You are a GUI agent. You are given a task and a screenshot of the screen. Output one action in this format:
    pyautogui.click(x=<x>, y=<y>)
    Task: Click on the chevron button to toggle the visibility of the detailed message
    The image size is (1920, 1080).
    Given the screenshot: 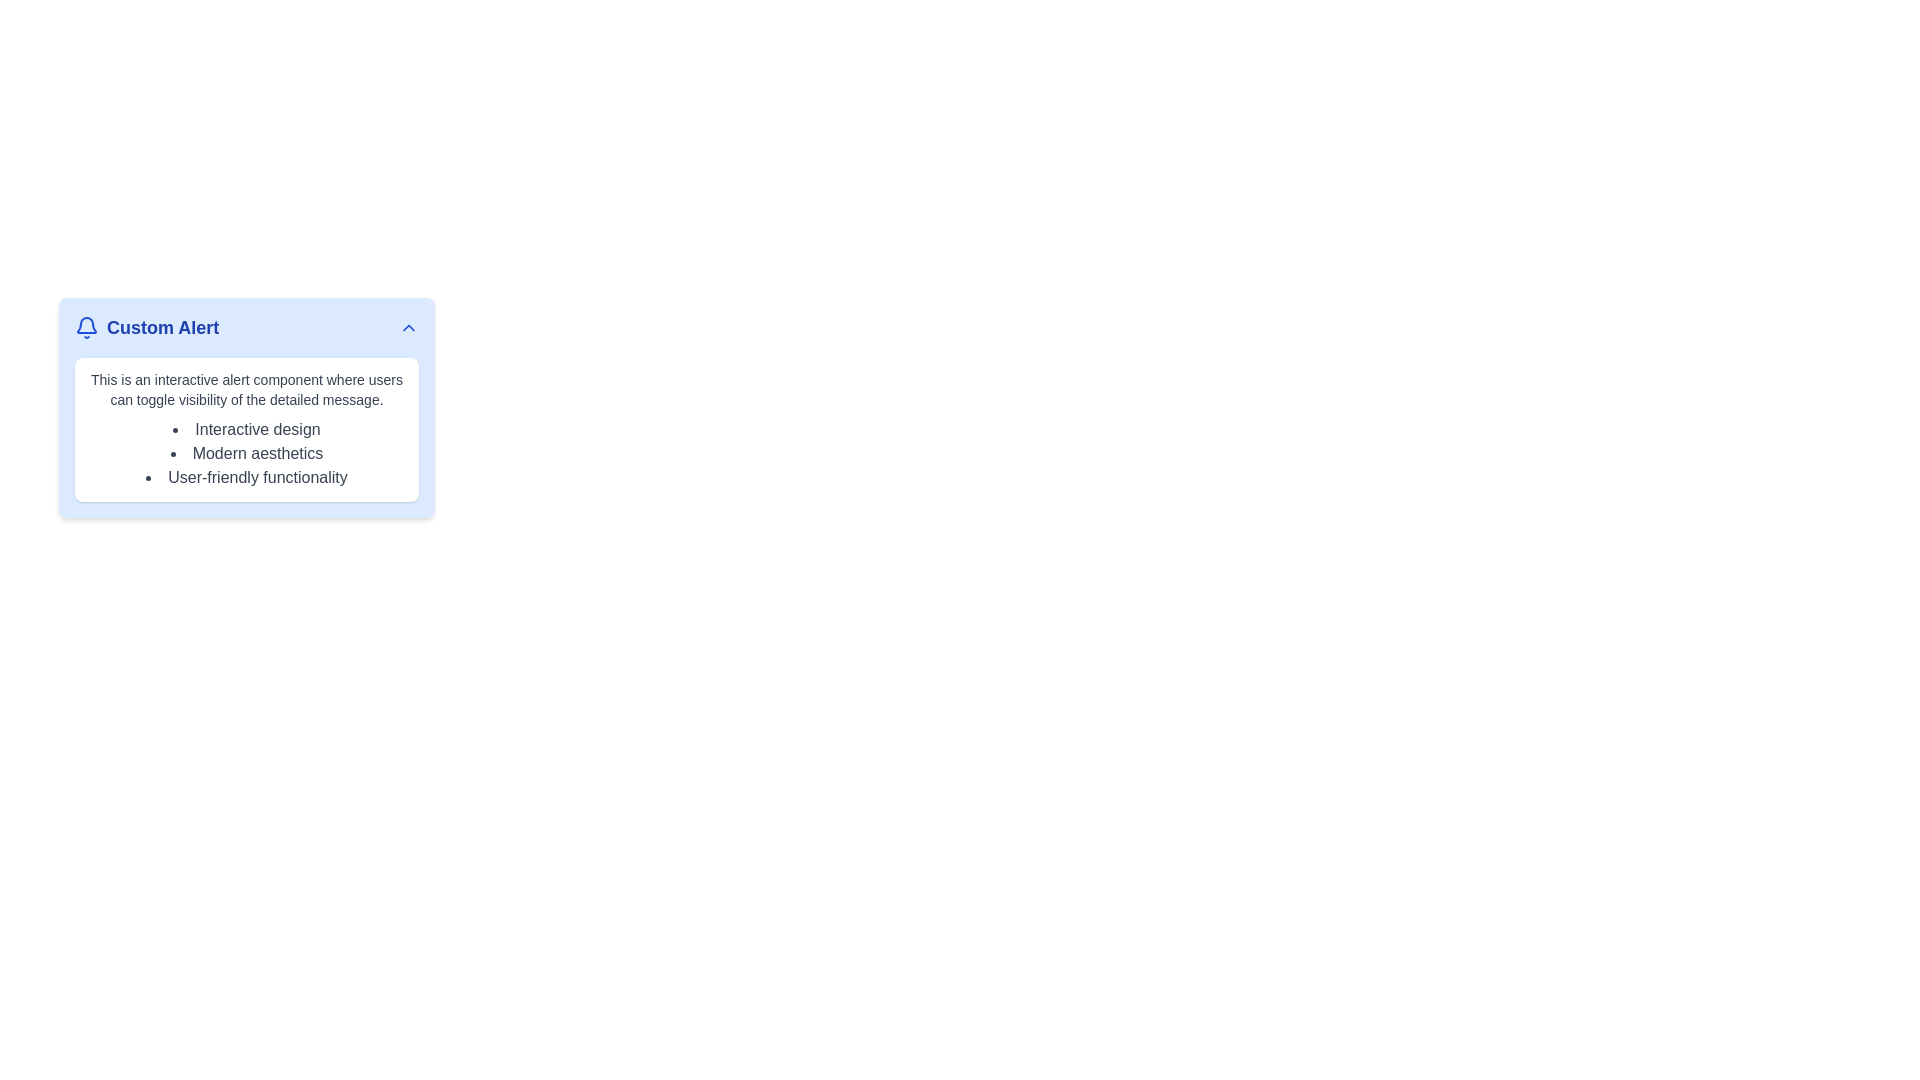 What is the action you would take?
    pyautogui.click(x=407, y=326)
    